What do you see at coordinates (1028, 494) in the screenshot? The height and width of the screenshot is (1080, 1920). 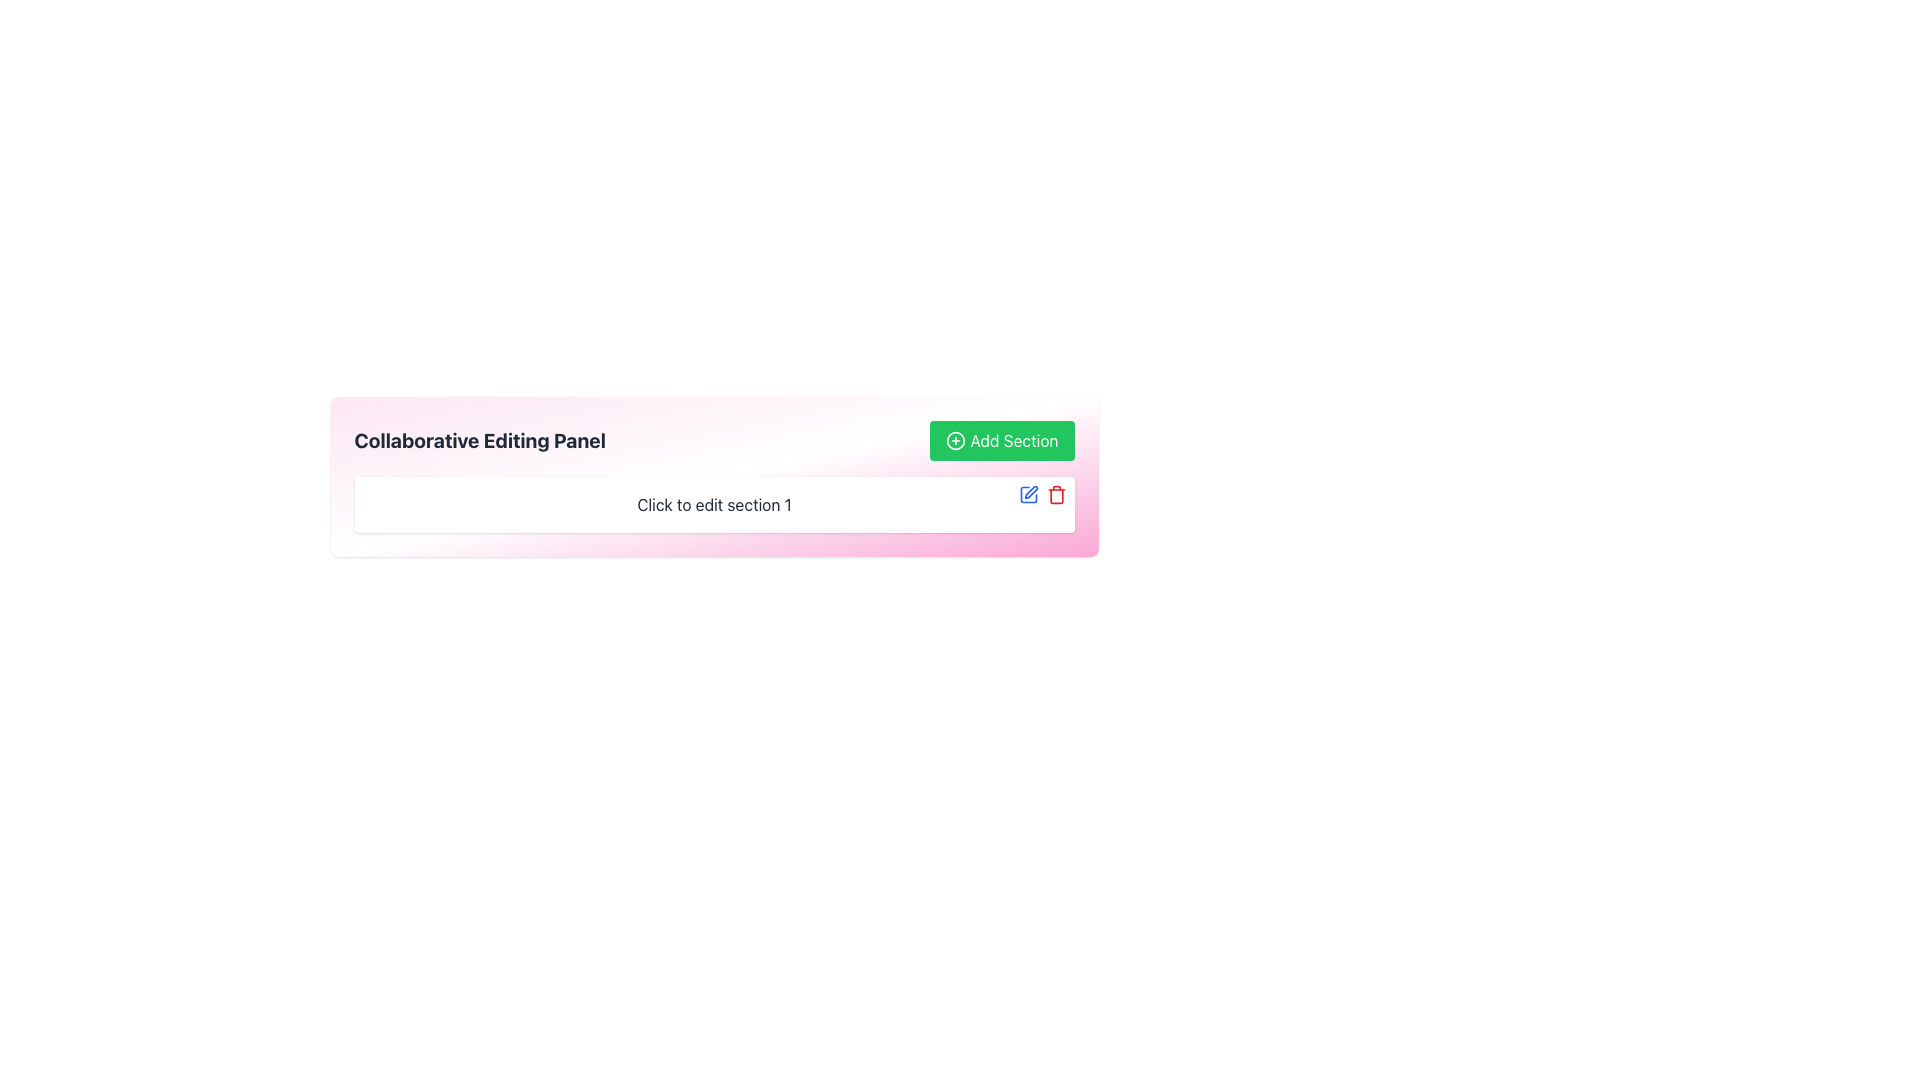 I see `the blue pen icon button located to the right of the text input box` at bounding box center [1028, 494].